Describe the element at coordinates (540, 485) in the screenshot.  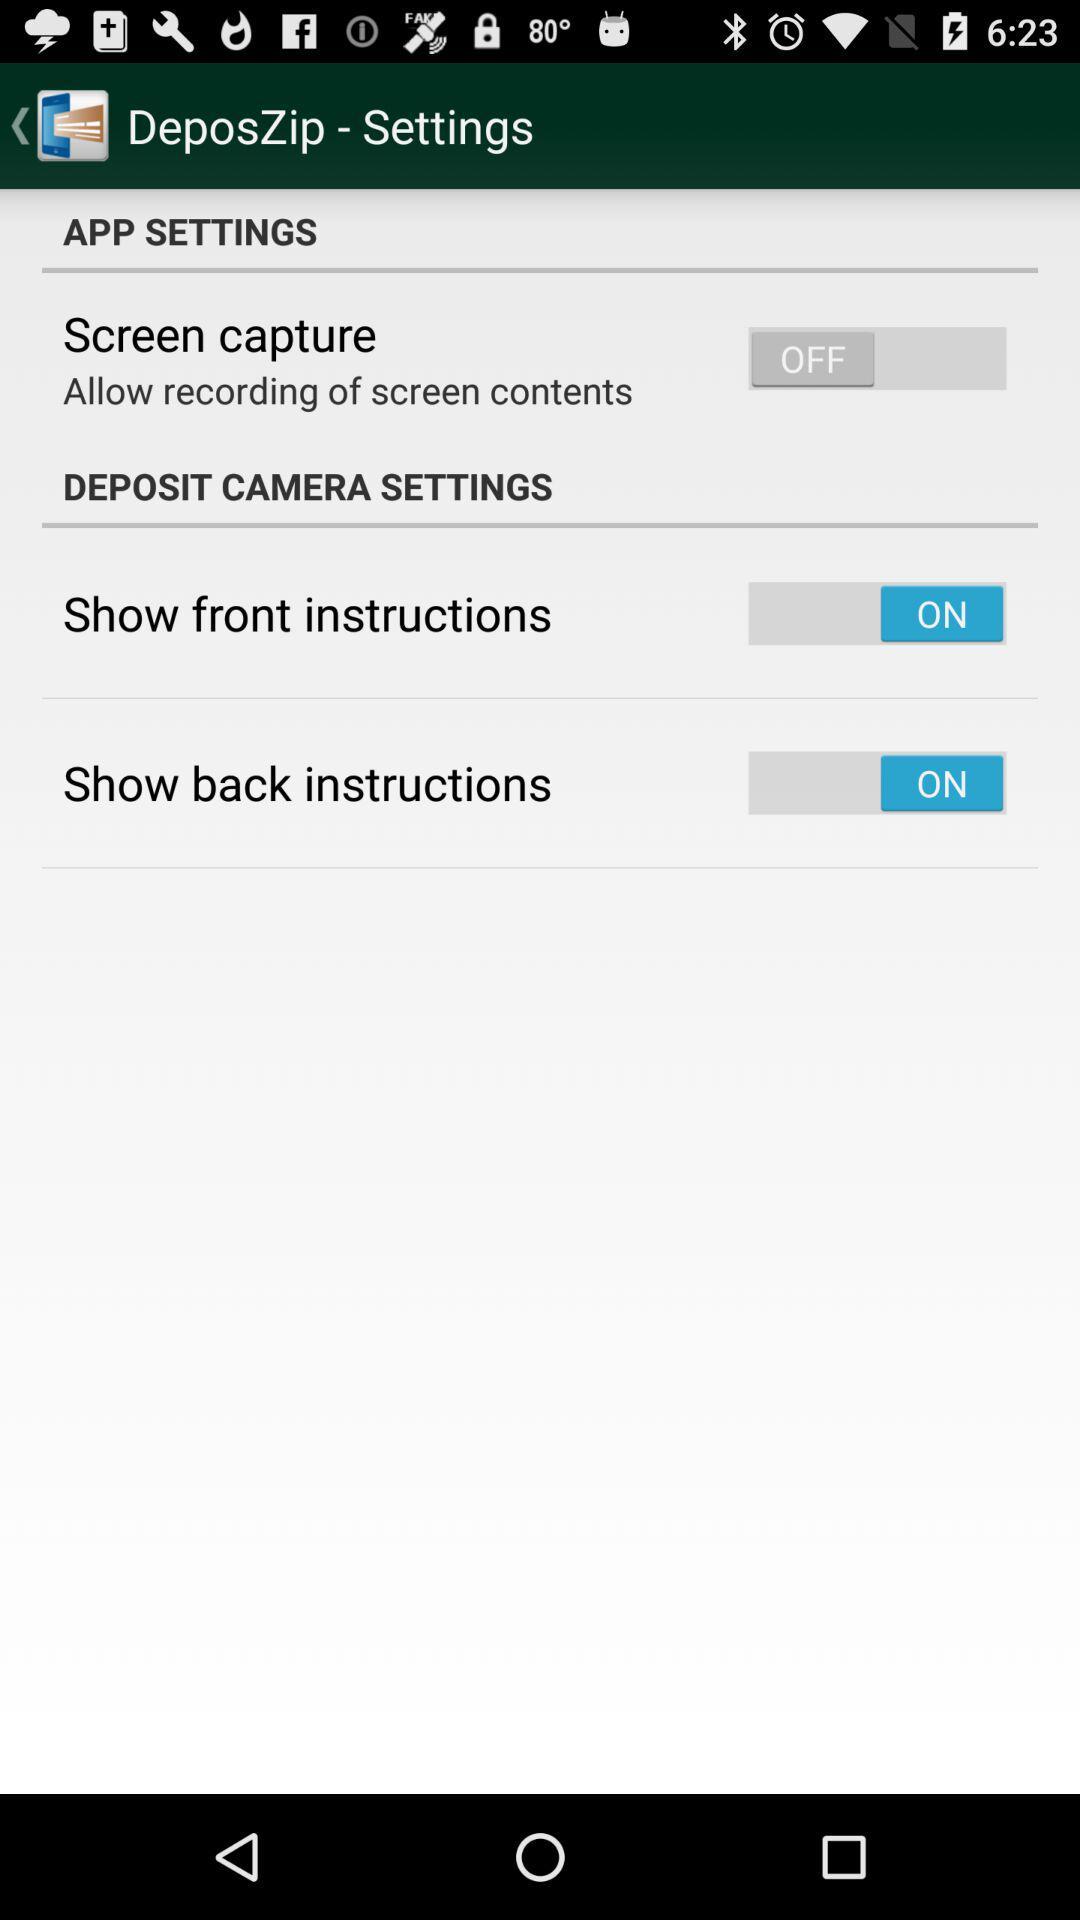
I see `item below the allow recording of` at that location.